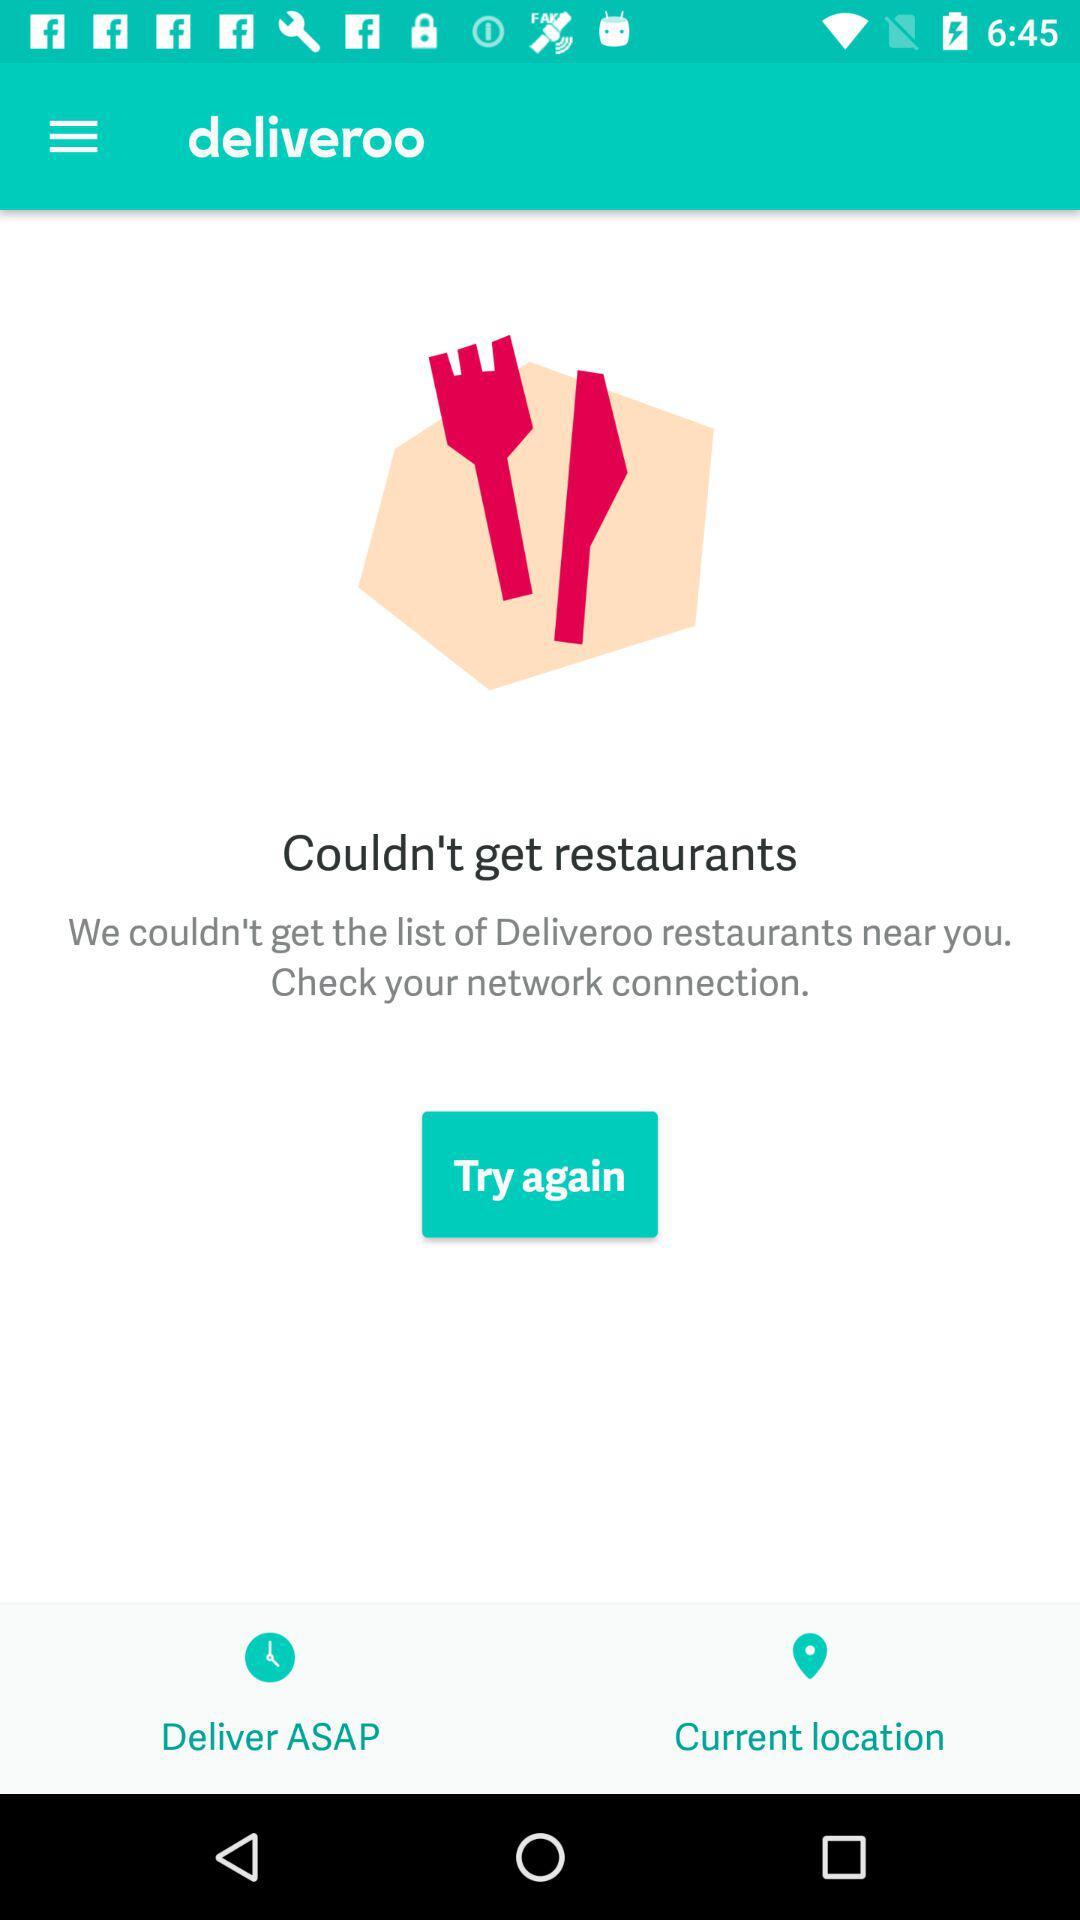 This screenshot has height=1920, width=1080. I want to click on deliver asap icon, so click(270, 1698).